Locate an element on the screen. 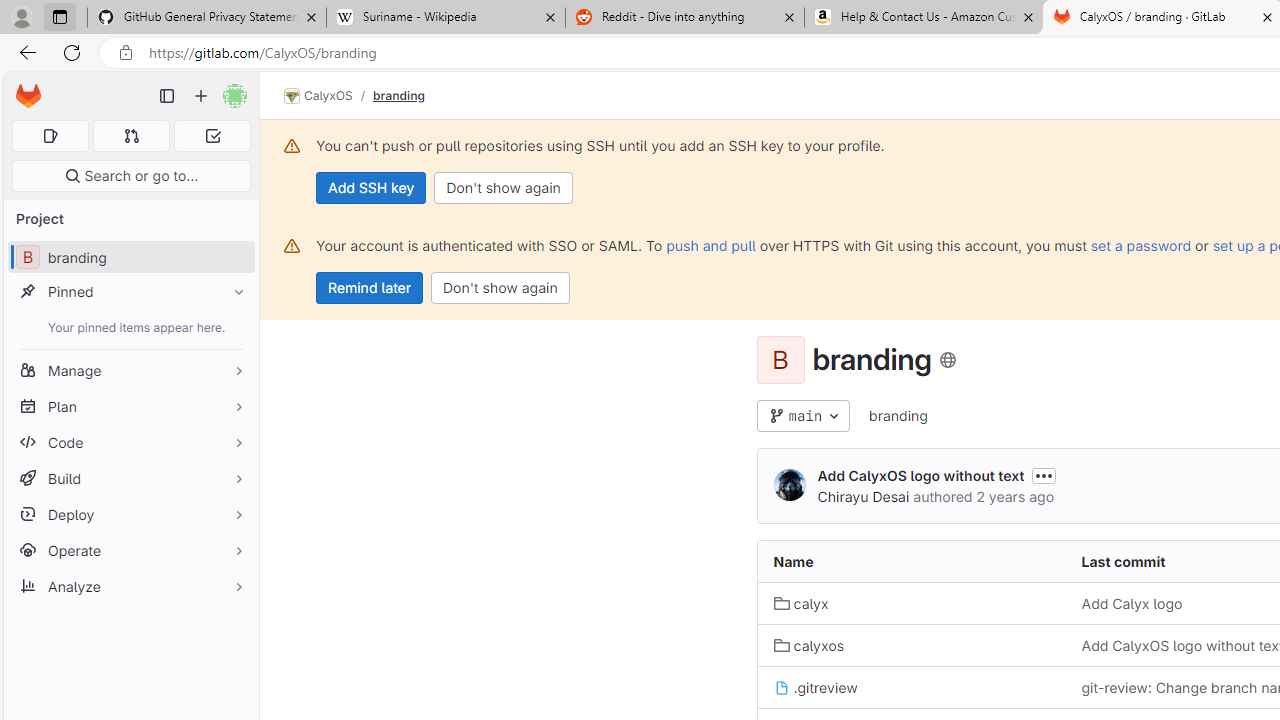 Image resolution: width=1280 pixels, height=720 pixels. 'CalyxOS/' is located at coordinates (328, 96).